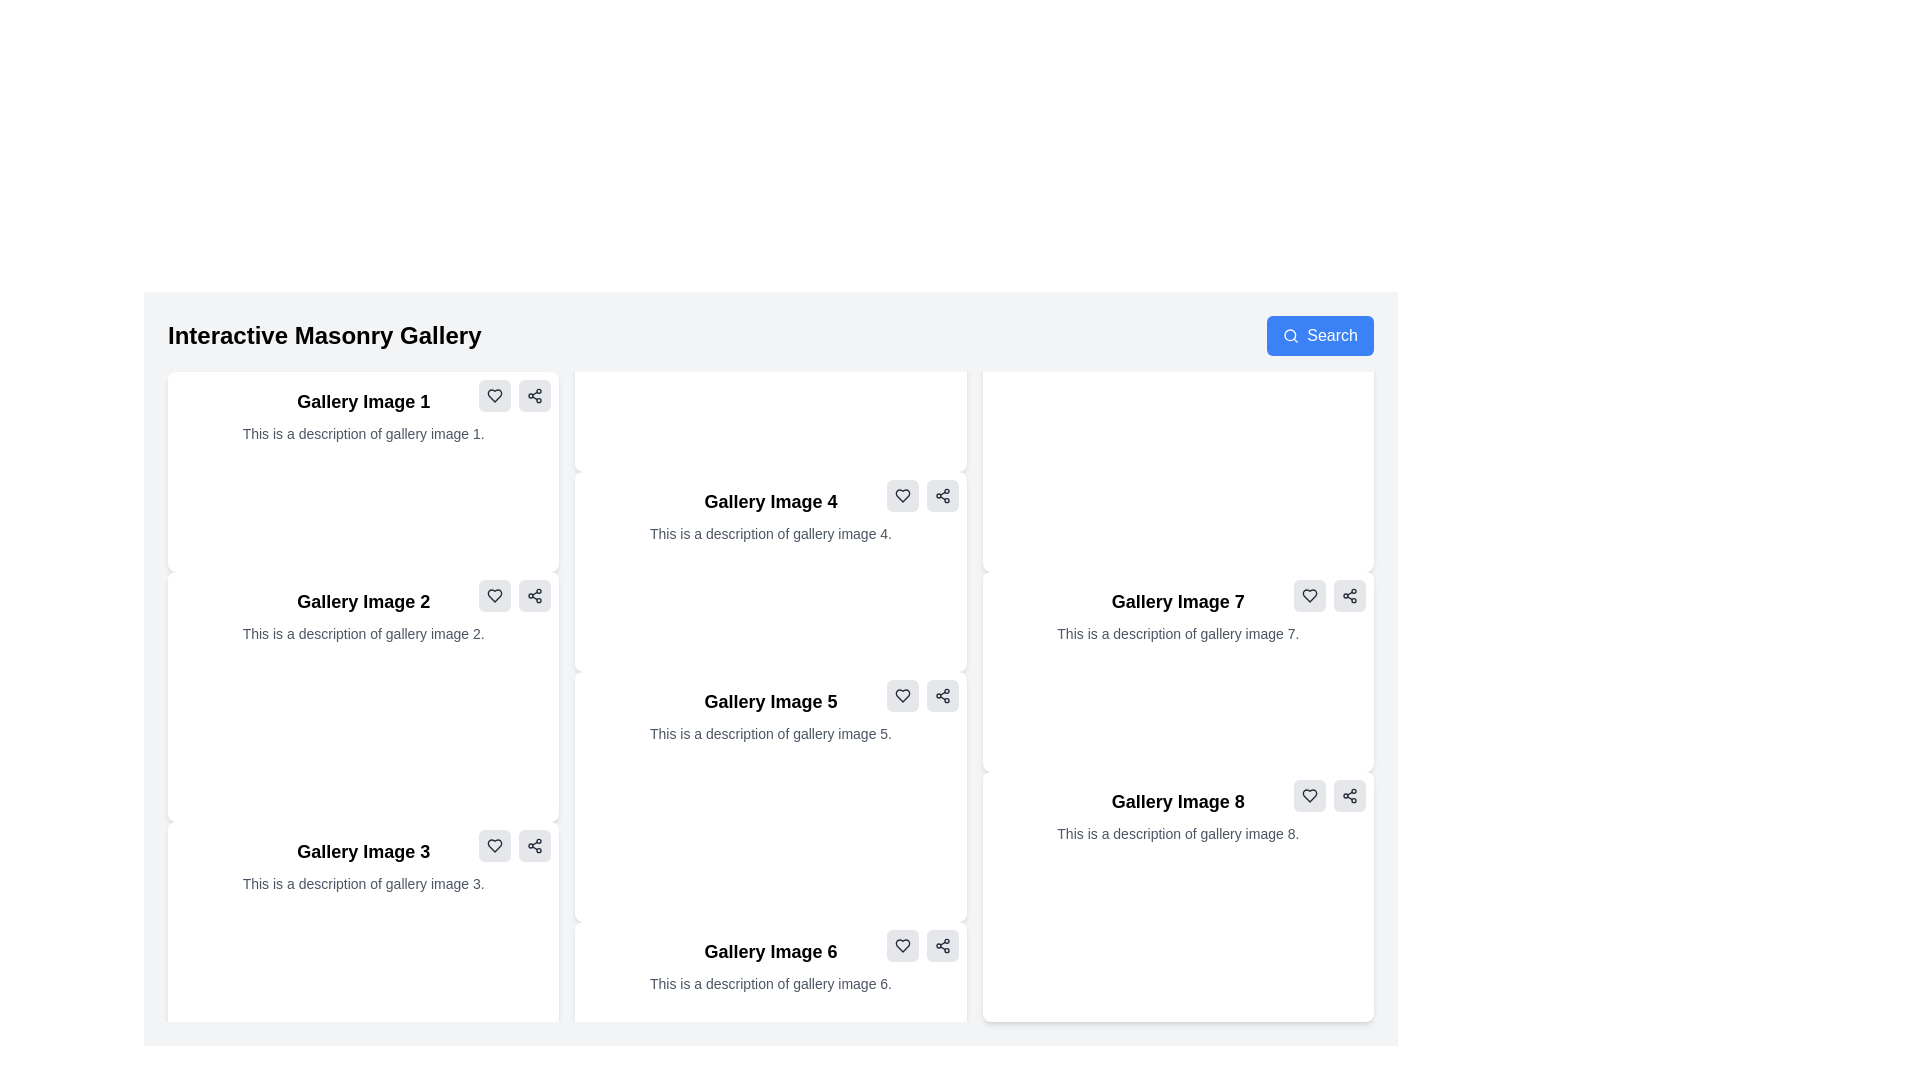 The height and width of the screenshot is (1080, 1920). What do you see at coordinates (770, 733) in the screenshot?
I see `the static text label that provides additional context for 'Gallery Image 5', which is located directly below the title in the middle column of the second row of the grid layout` at bounding box center [770, 733].